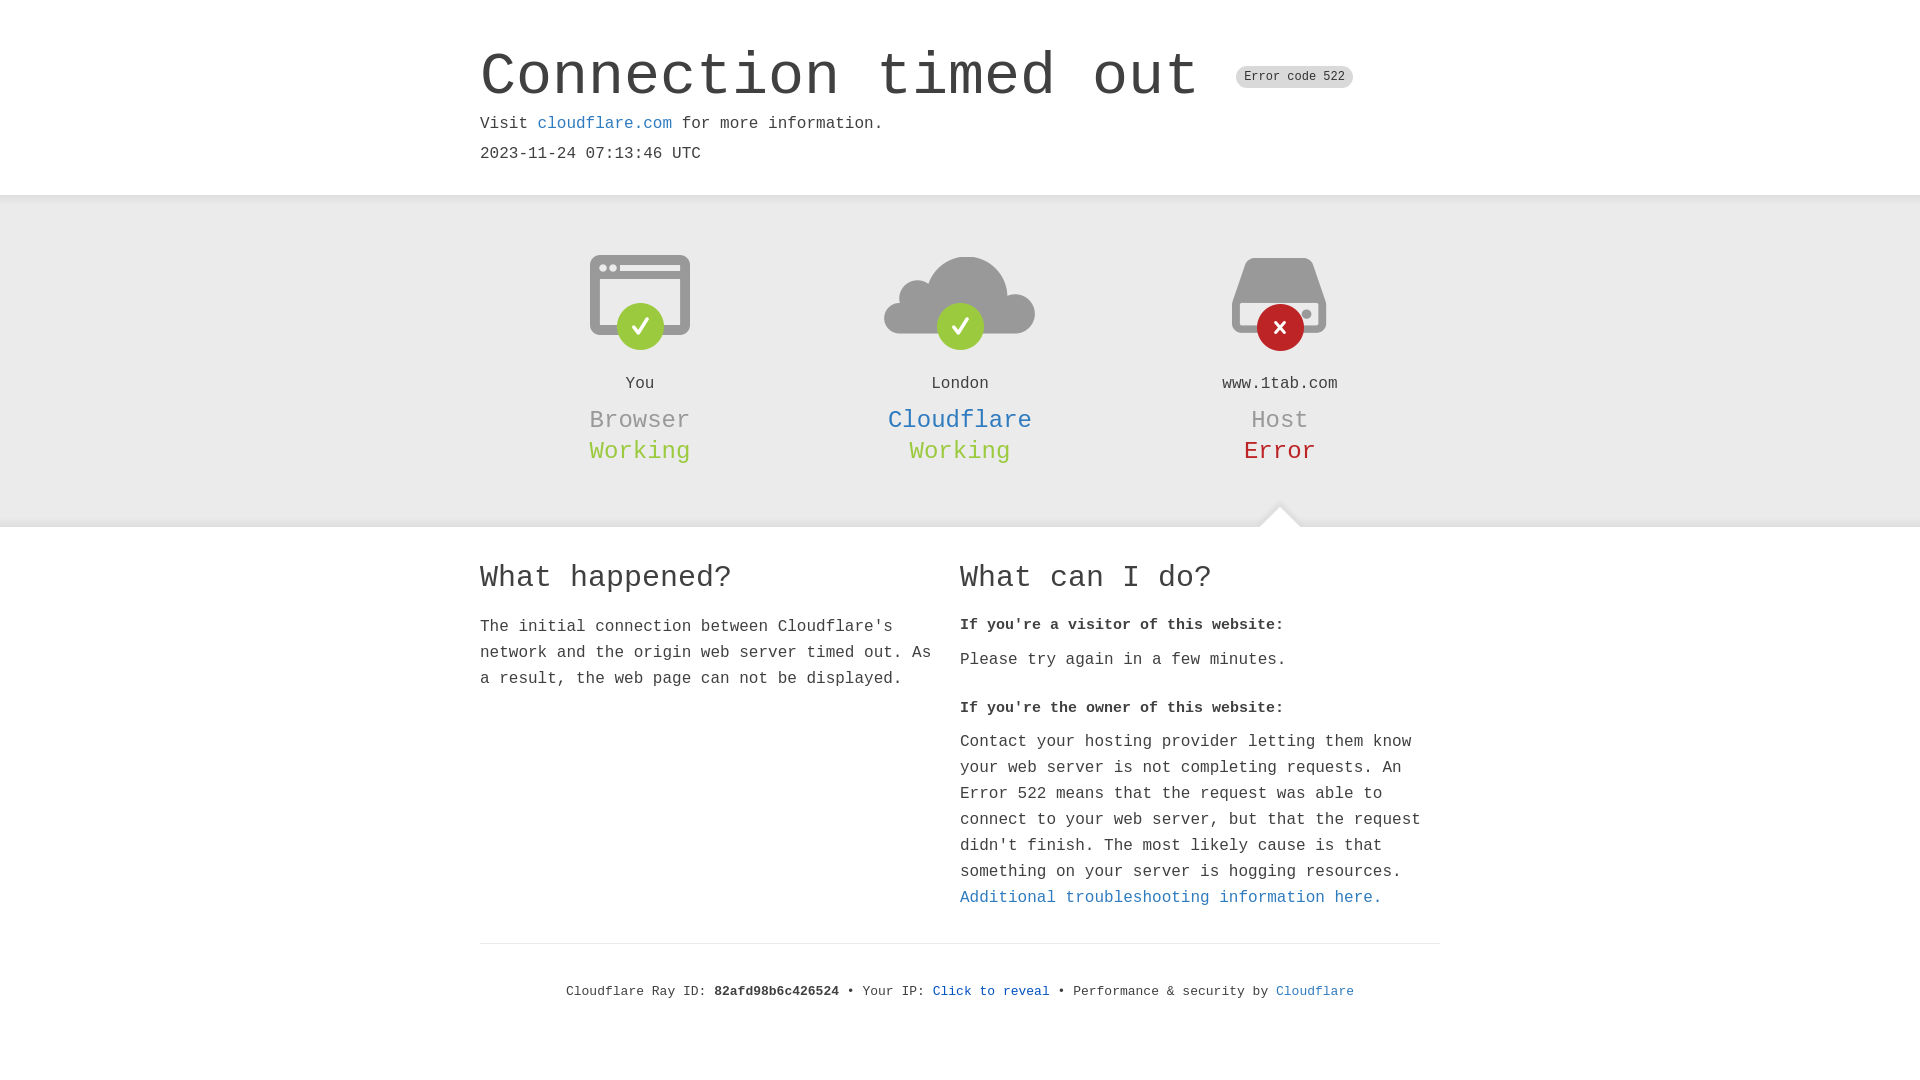 The height and width of the screenshot is (1080, 1920). What do you see at coordinates (537, 123) in the screenshot?
I see `'cloudflare.com'` at bounding box center [537, 123].